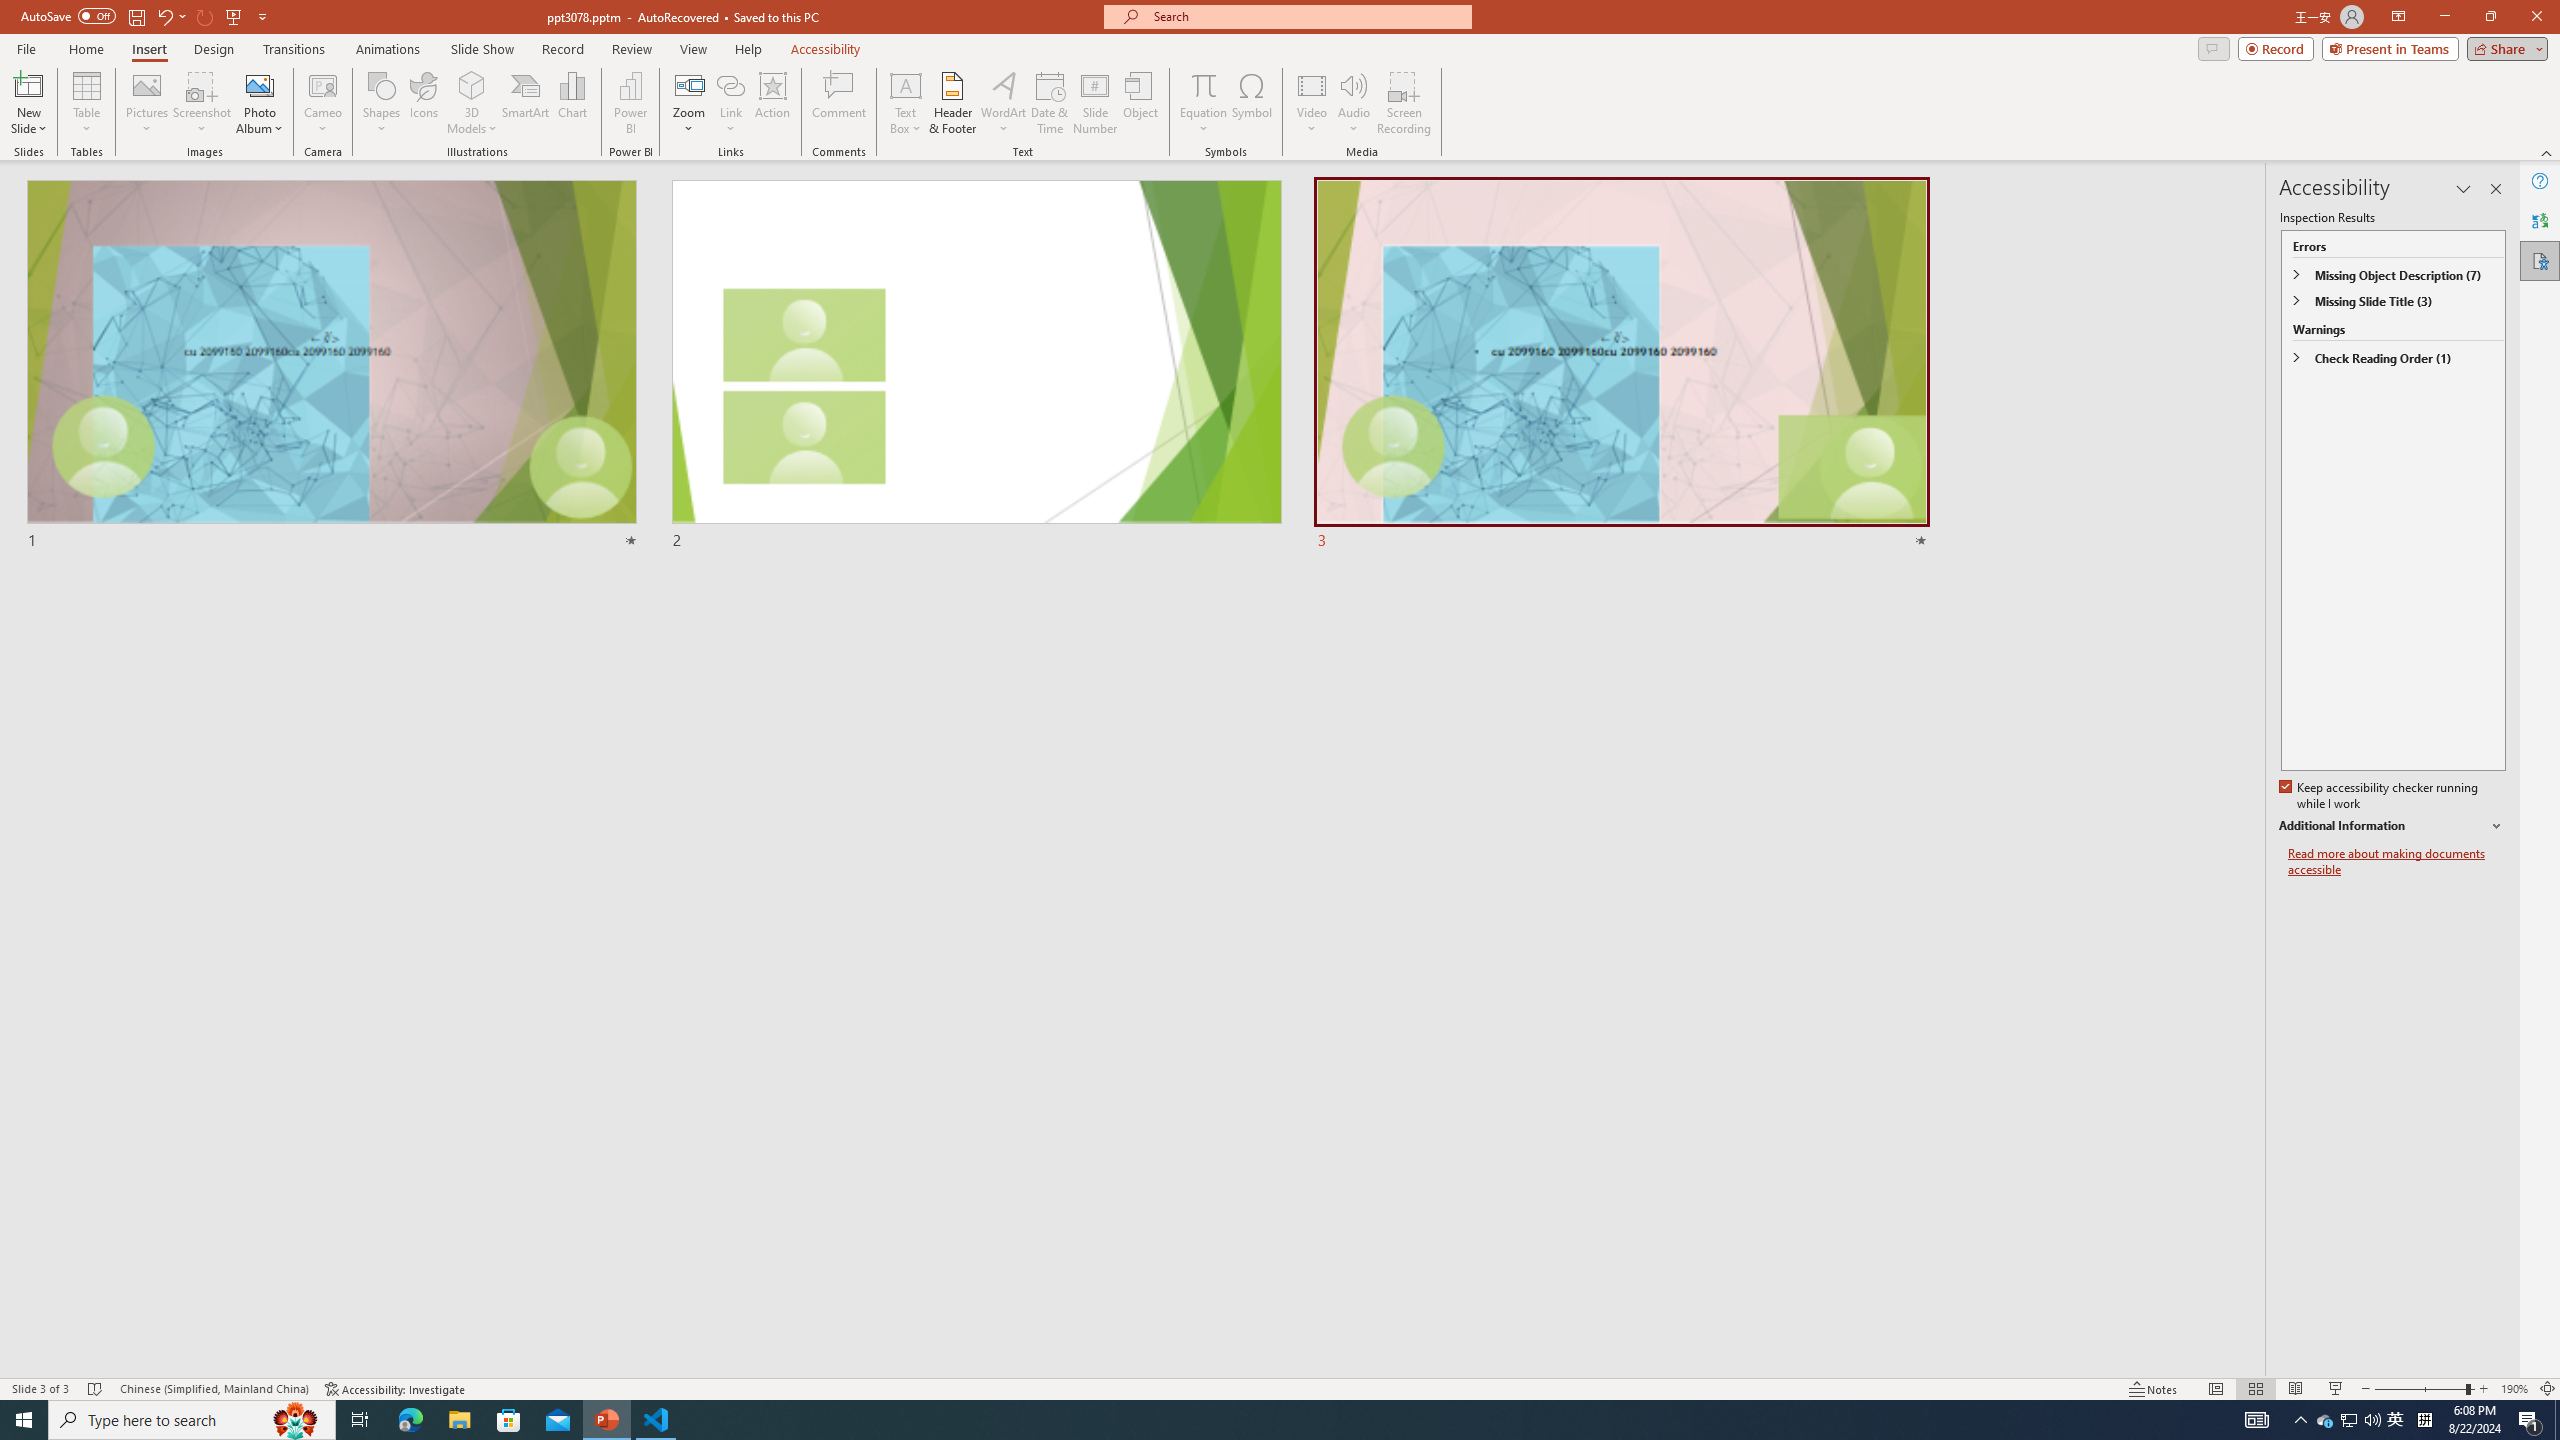 This screenshot has height=1440, width=2560. I want to click on 'Header & Footer...', so click(951, 103).